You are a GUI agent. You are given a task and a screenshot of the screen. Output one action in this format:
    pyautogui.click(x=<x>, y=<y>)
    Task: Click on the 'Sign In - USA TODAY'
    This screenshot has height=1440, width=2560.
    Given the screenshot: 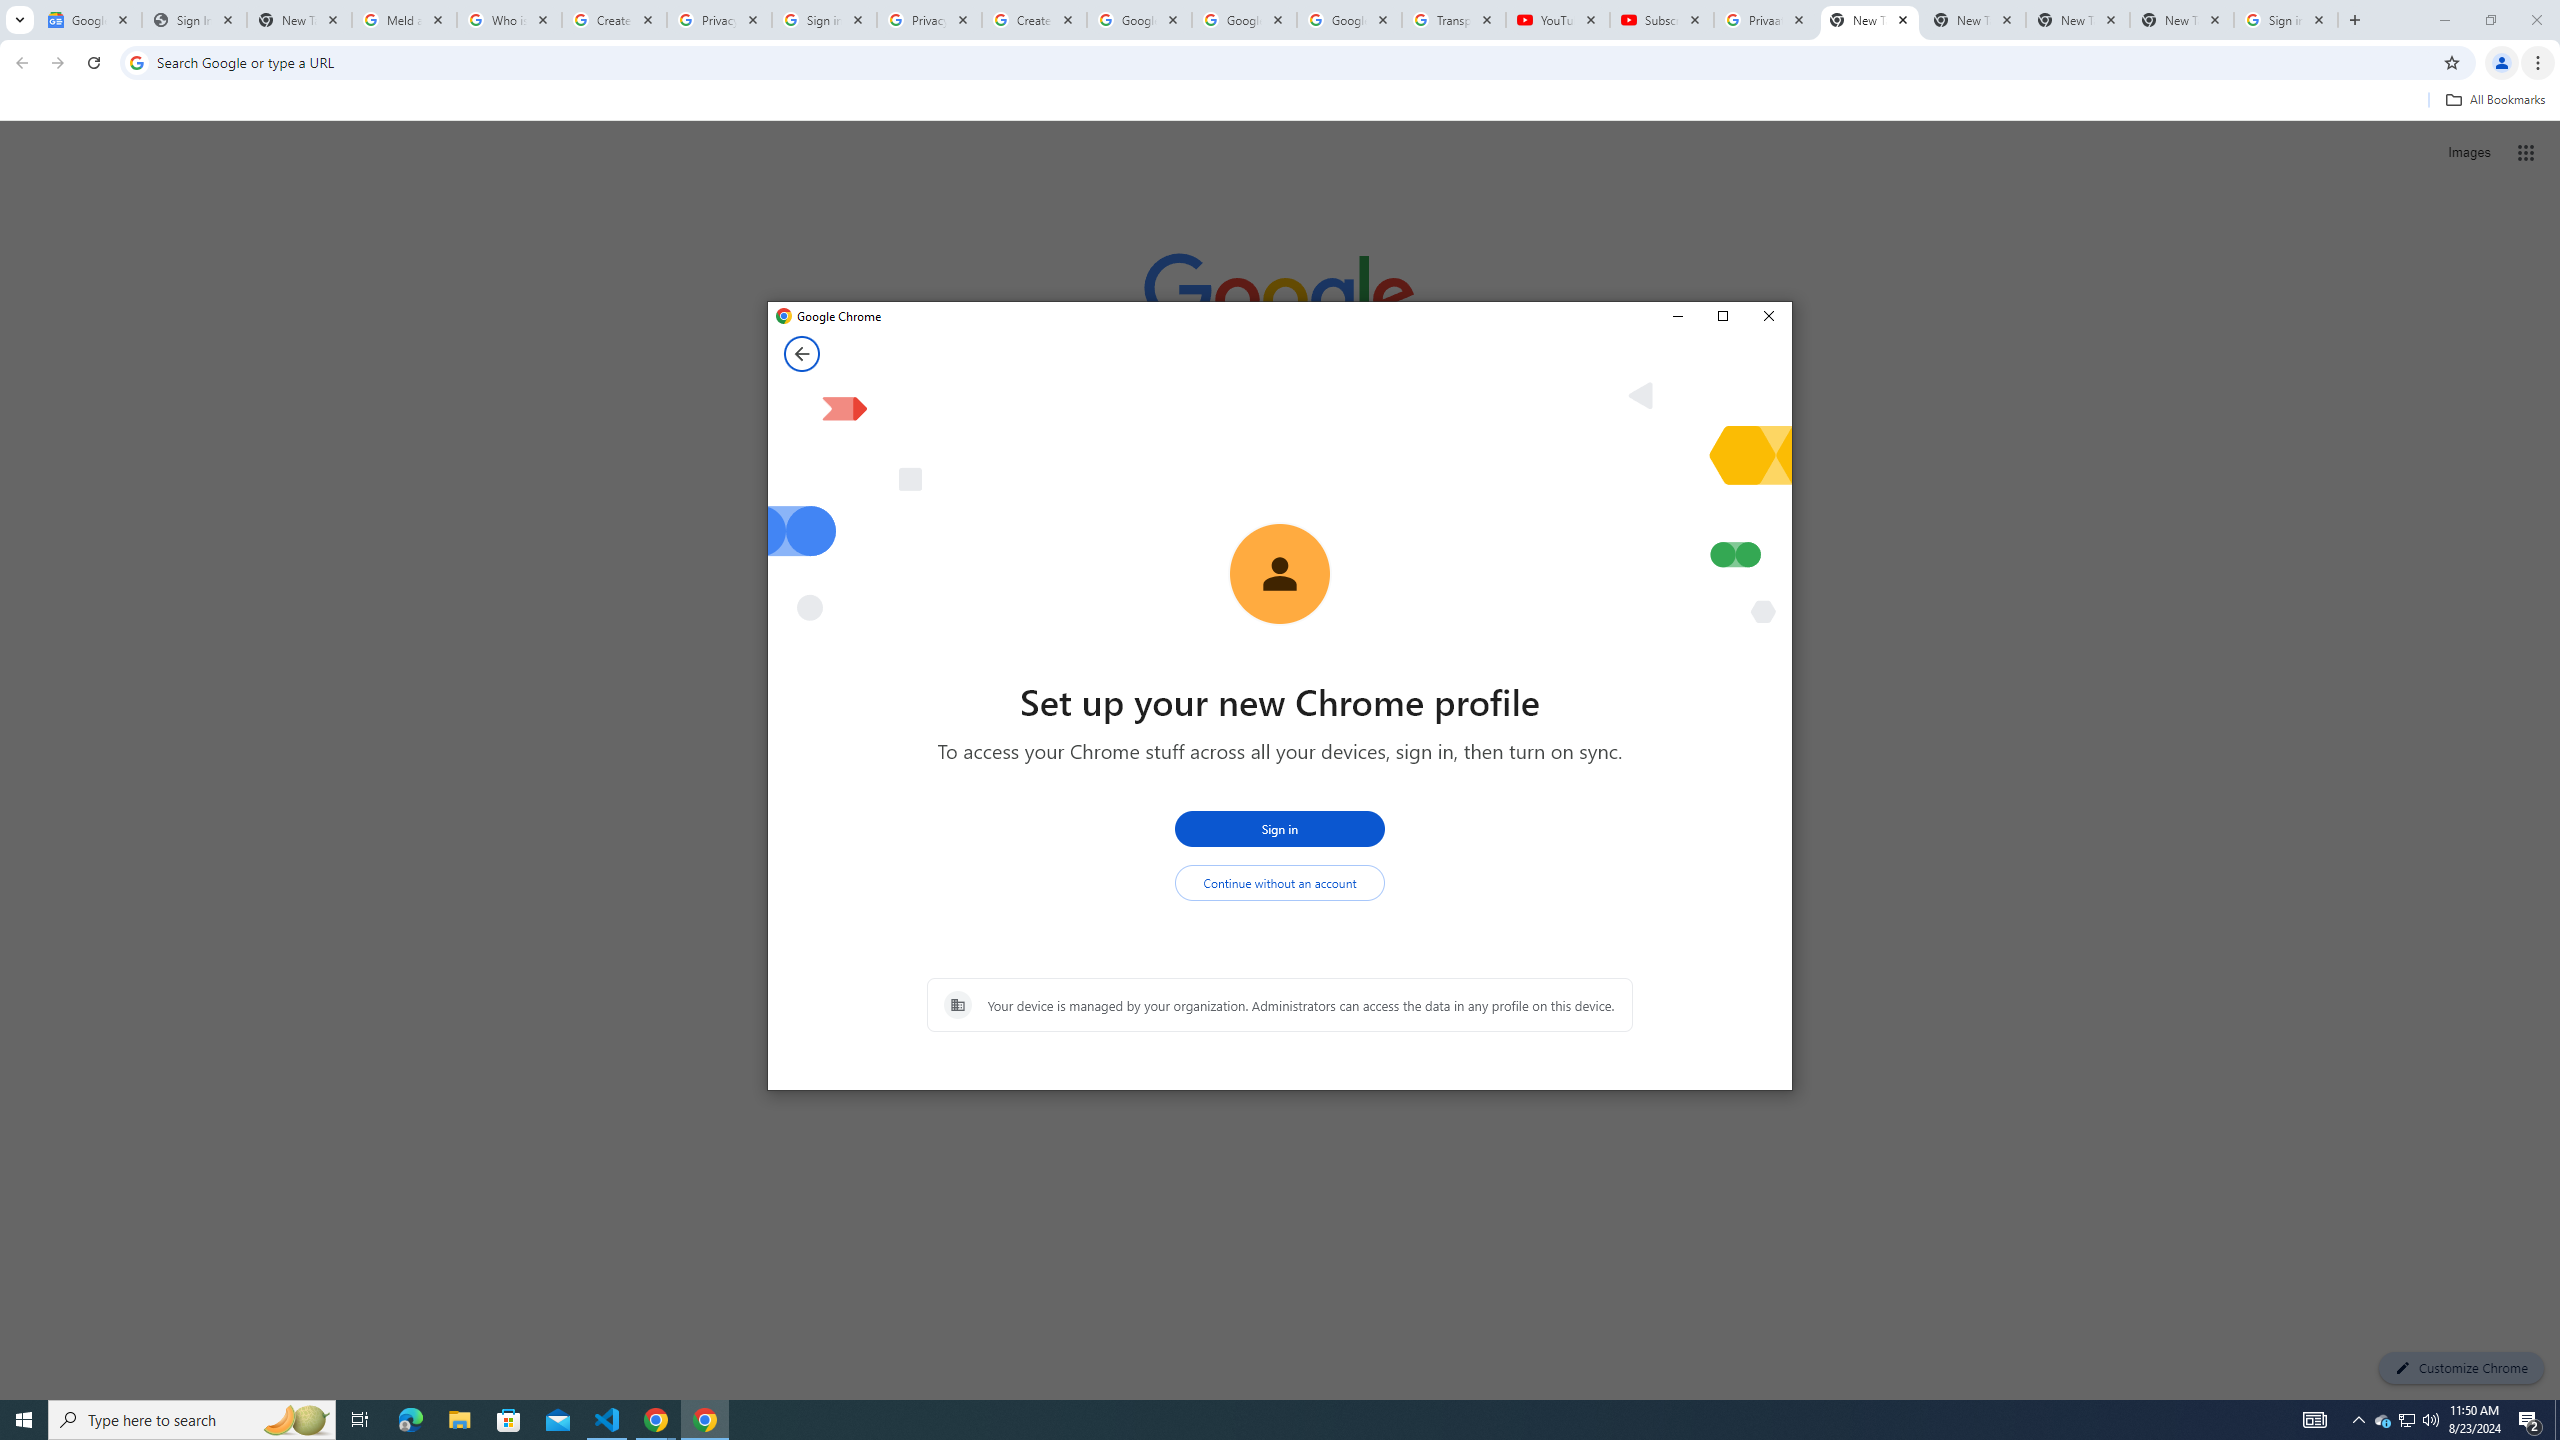 What is the action you would take?
    pyautogui.click(x=193, y=19)
    